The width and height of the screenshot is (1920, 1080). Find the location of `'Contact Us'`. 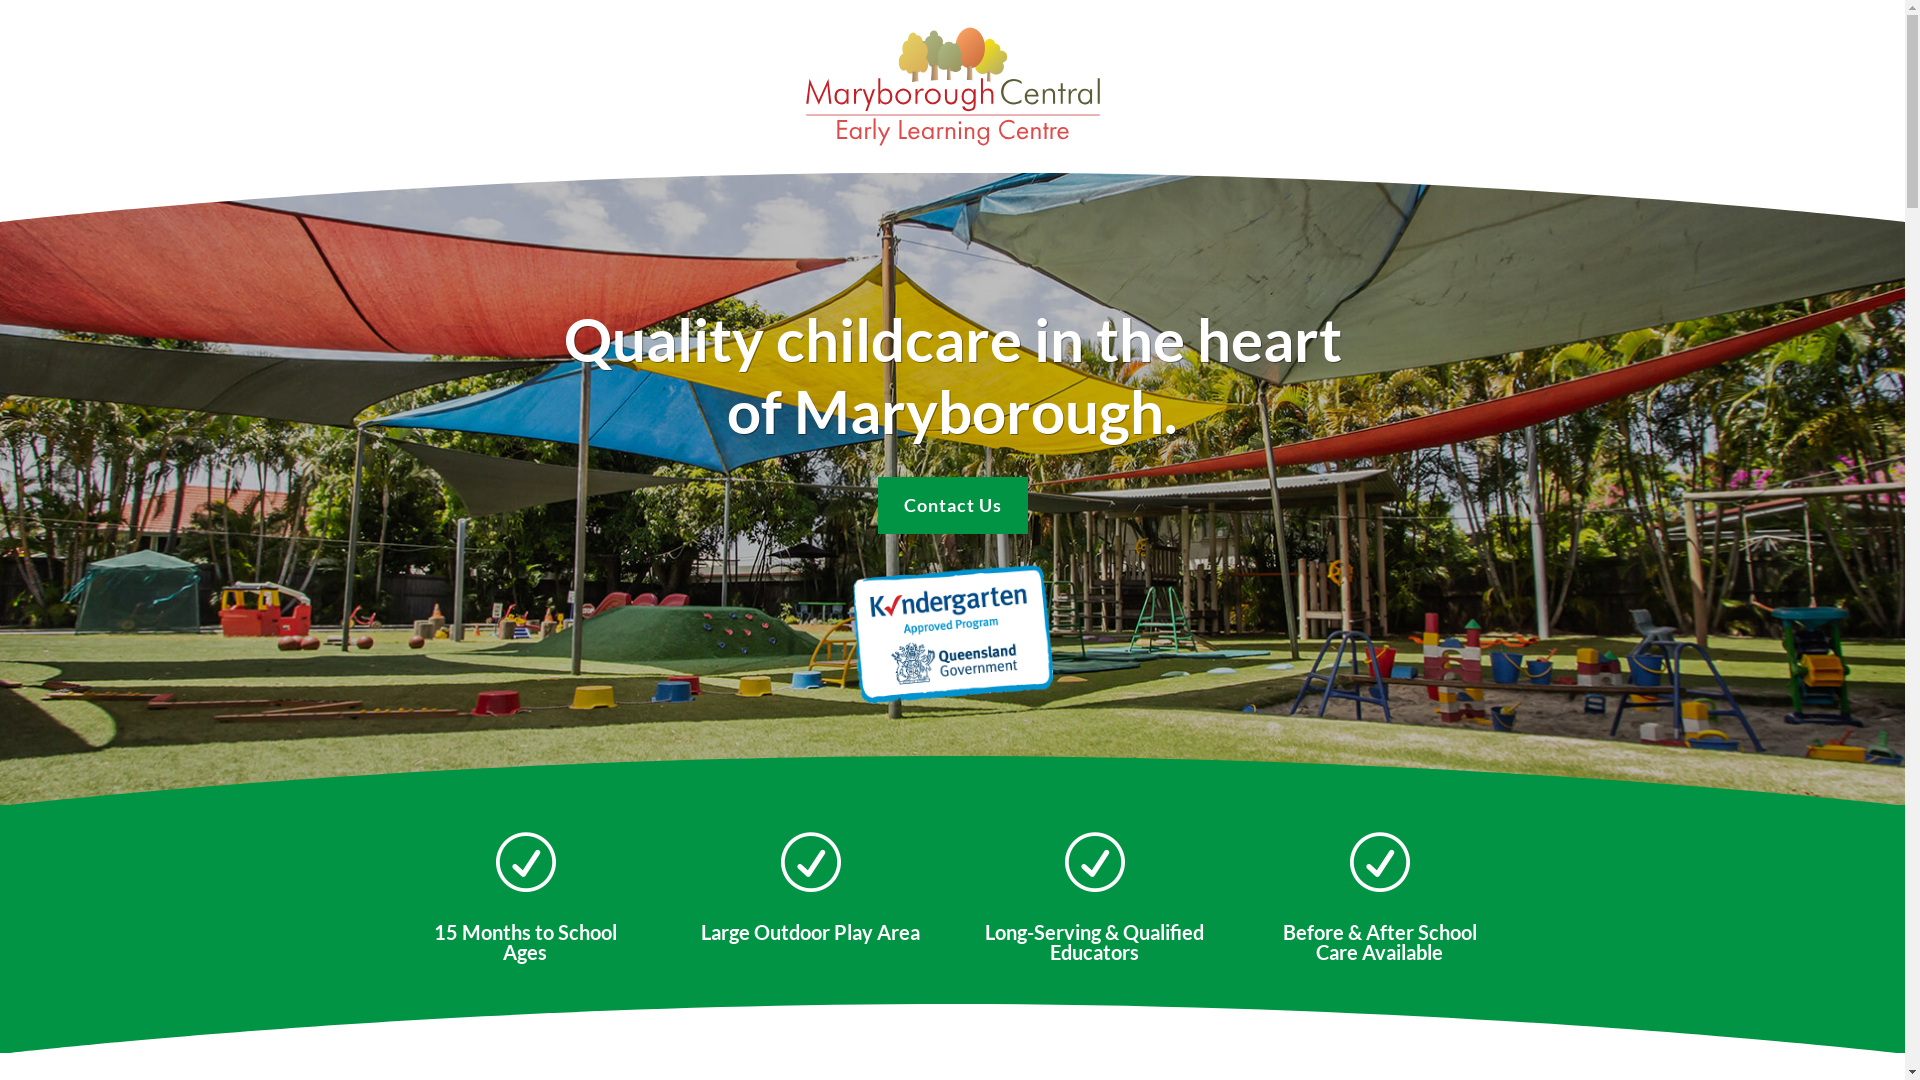

'Contact Us' is located at coordinates (952, 504).